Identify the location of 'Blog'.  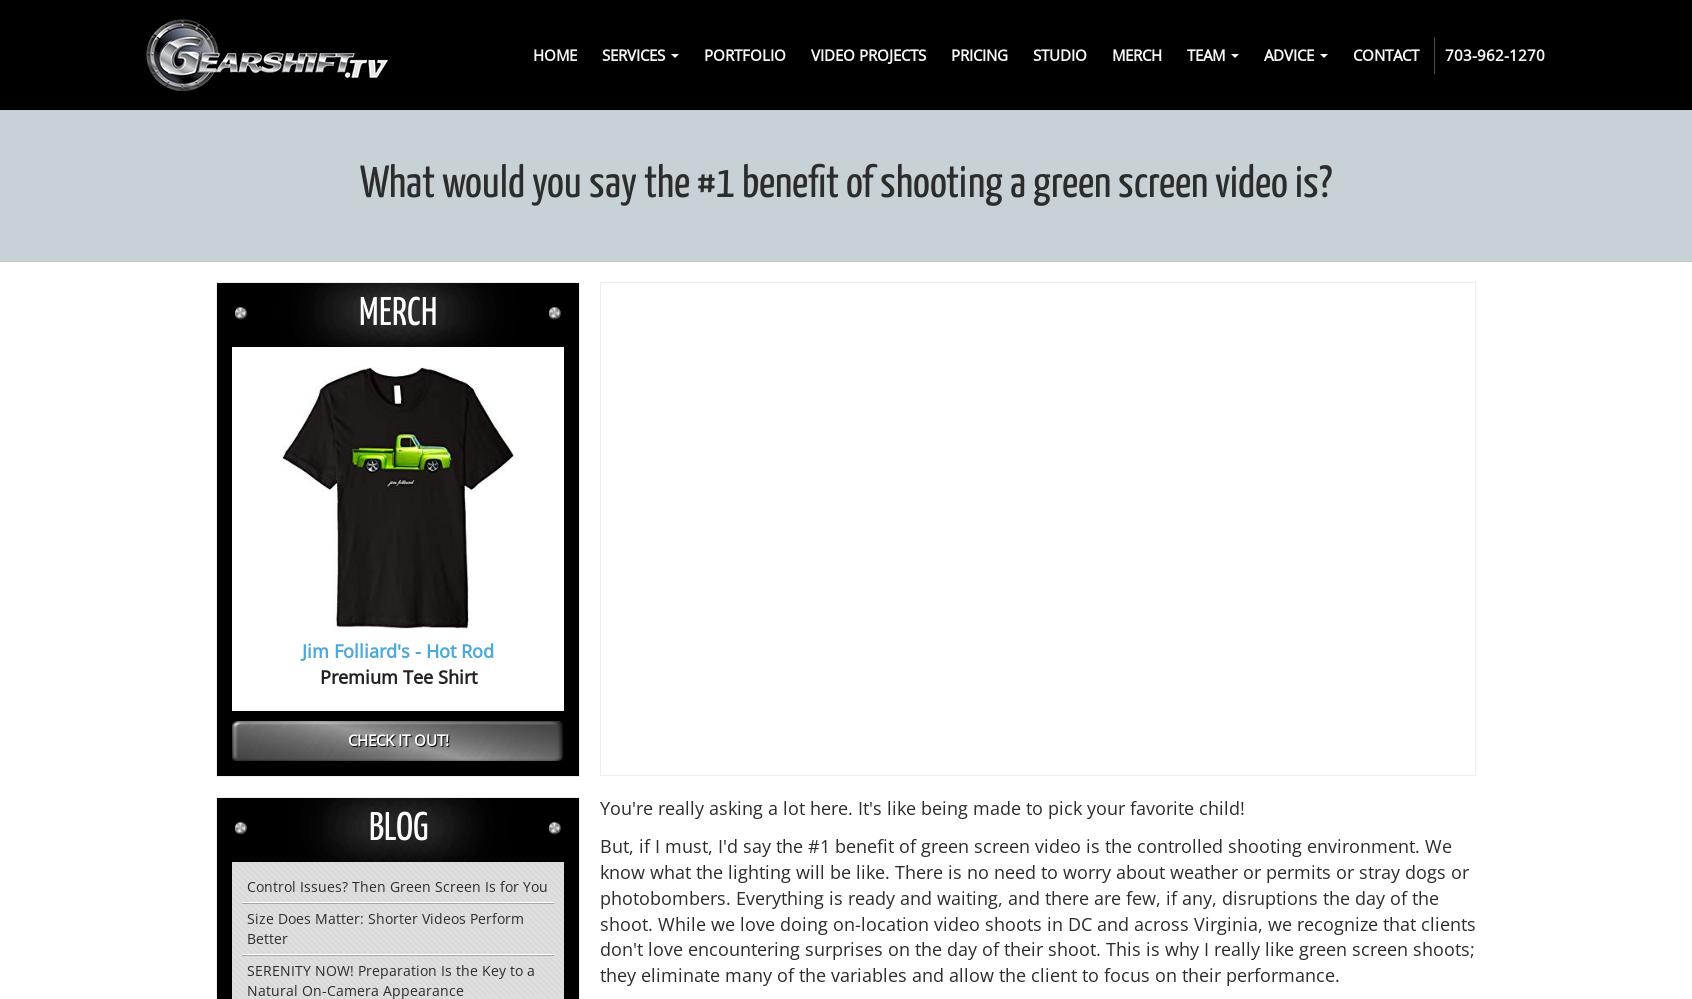
(397, 828).